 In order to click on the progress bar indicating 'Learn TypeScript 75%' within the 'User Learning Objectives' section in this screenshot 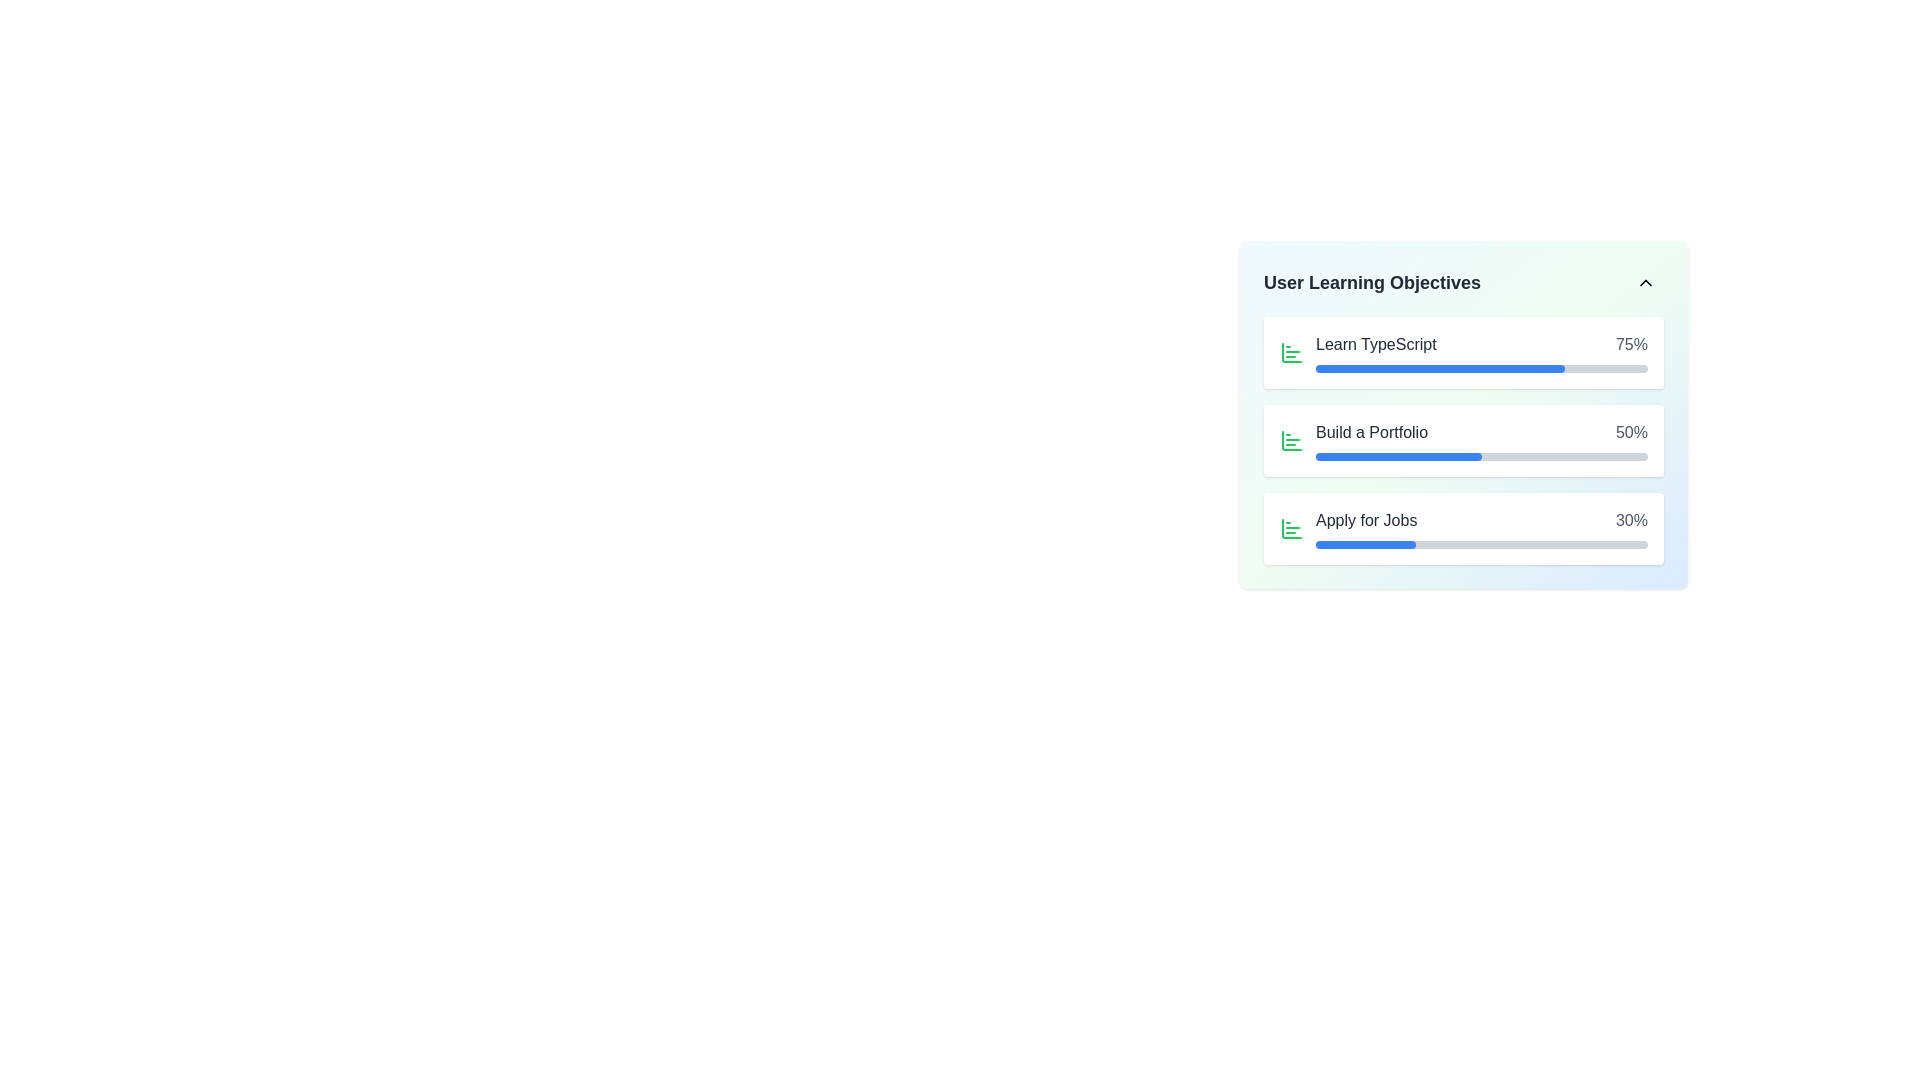, I will do `click(1482, 369)`.